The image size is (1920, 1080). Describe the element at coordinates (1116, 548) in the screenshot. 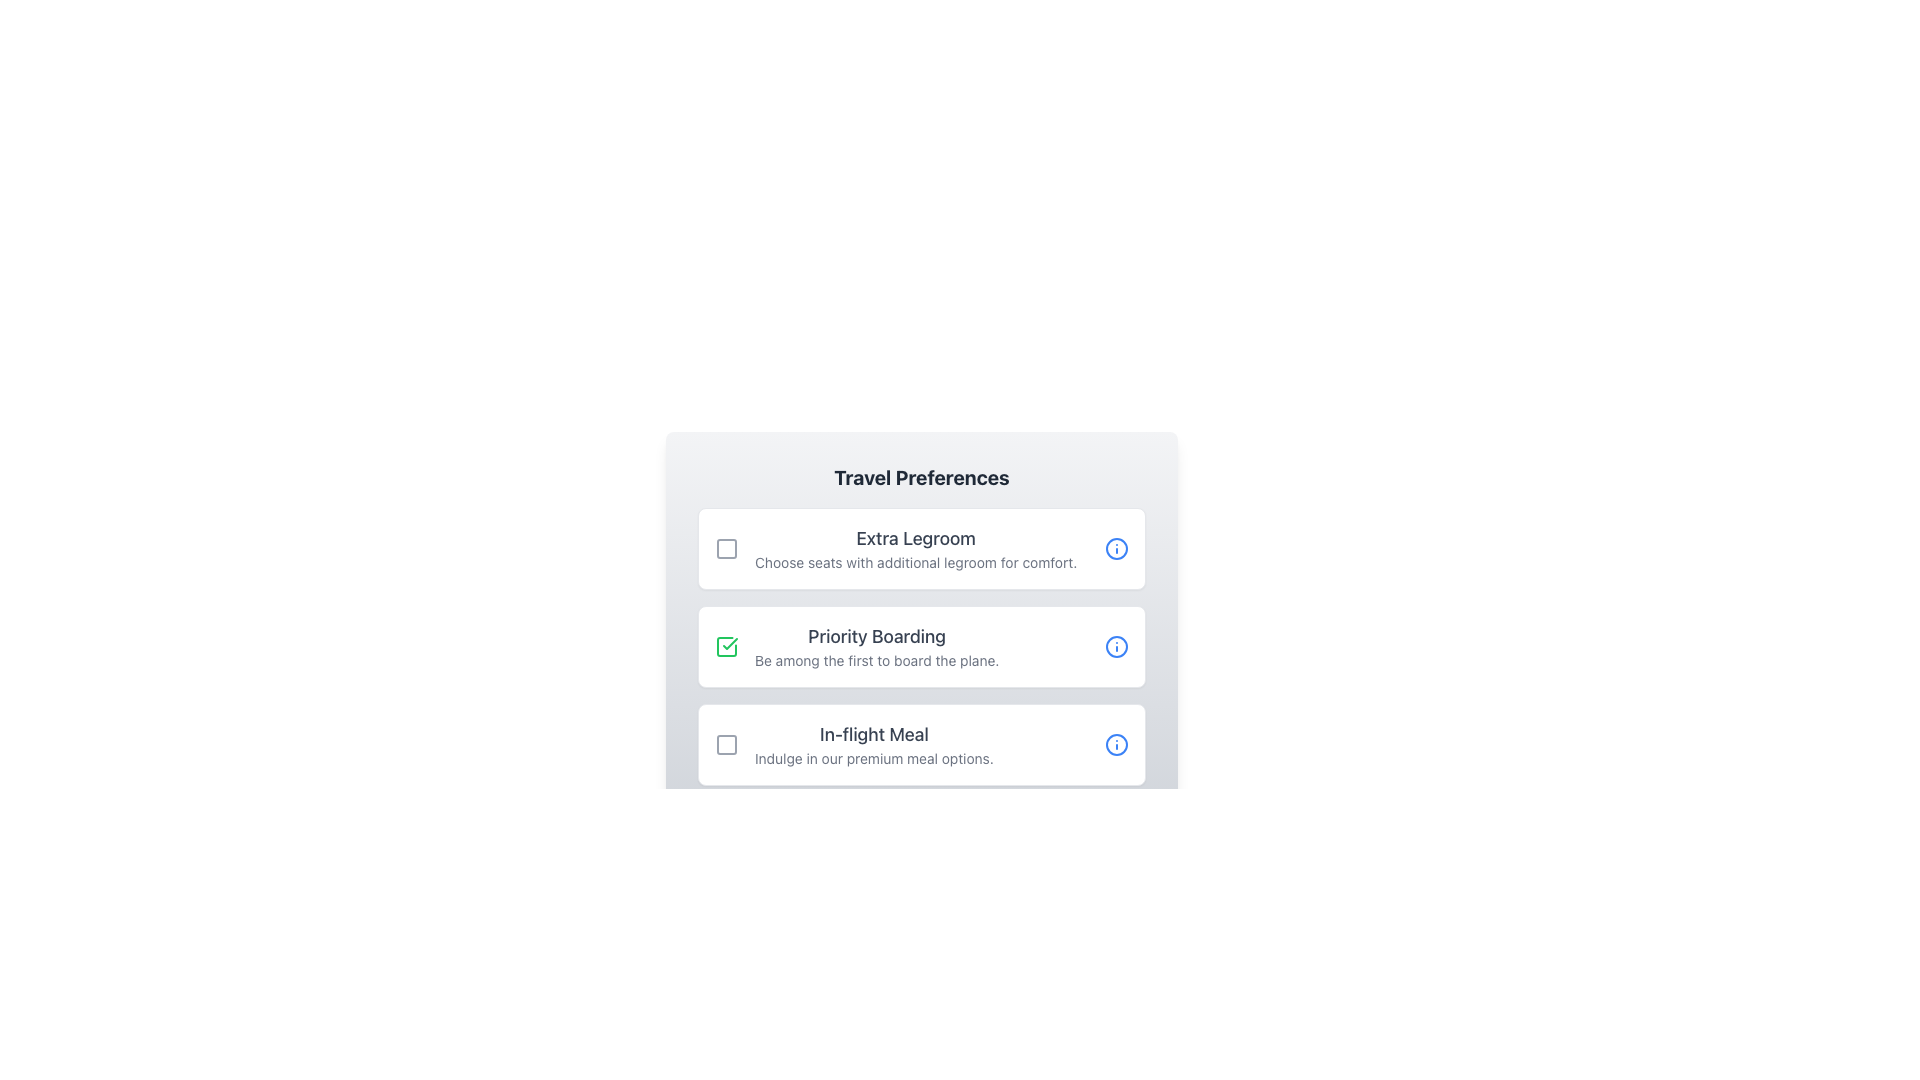

I see `the Informational Icon with a blue outline and white background, located to the right of the 'Extra Legroom' preference description` at that location.